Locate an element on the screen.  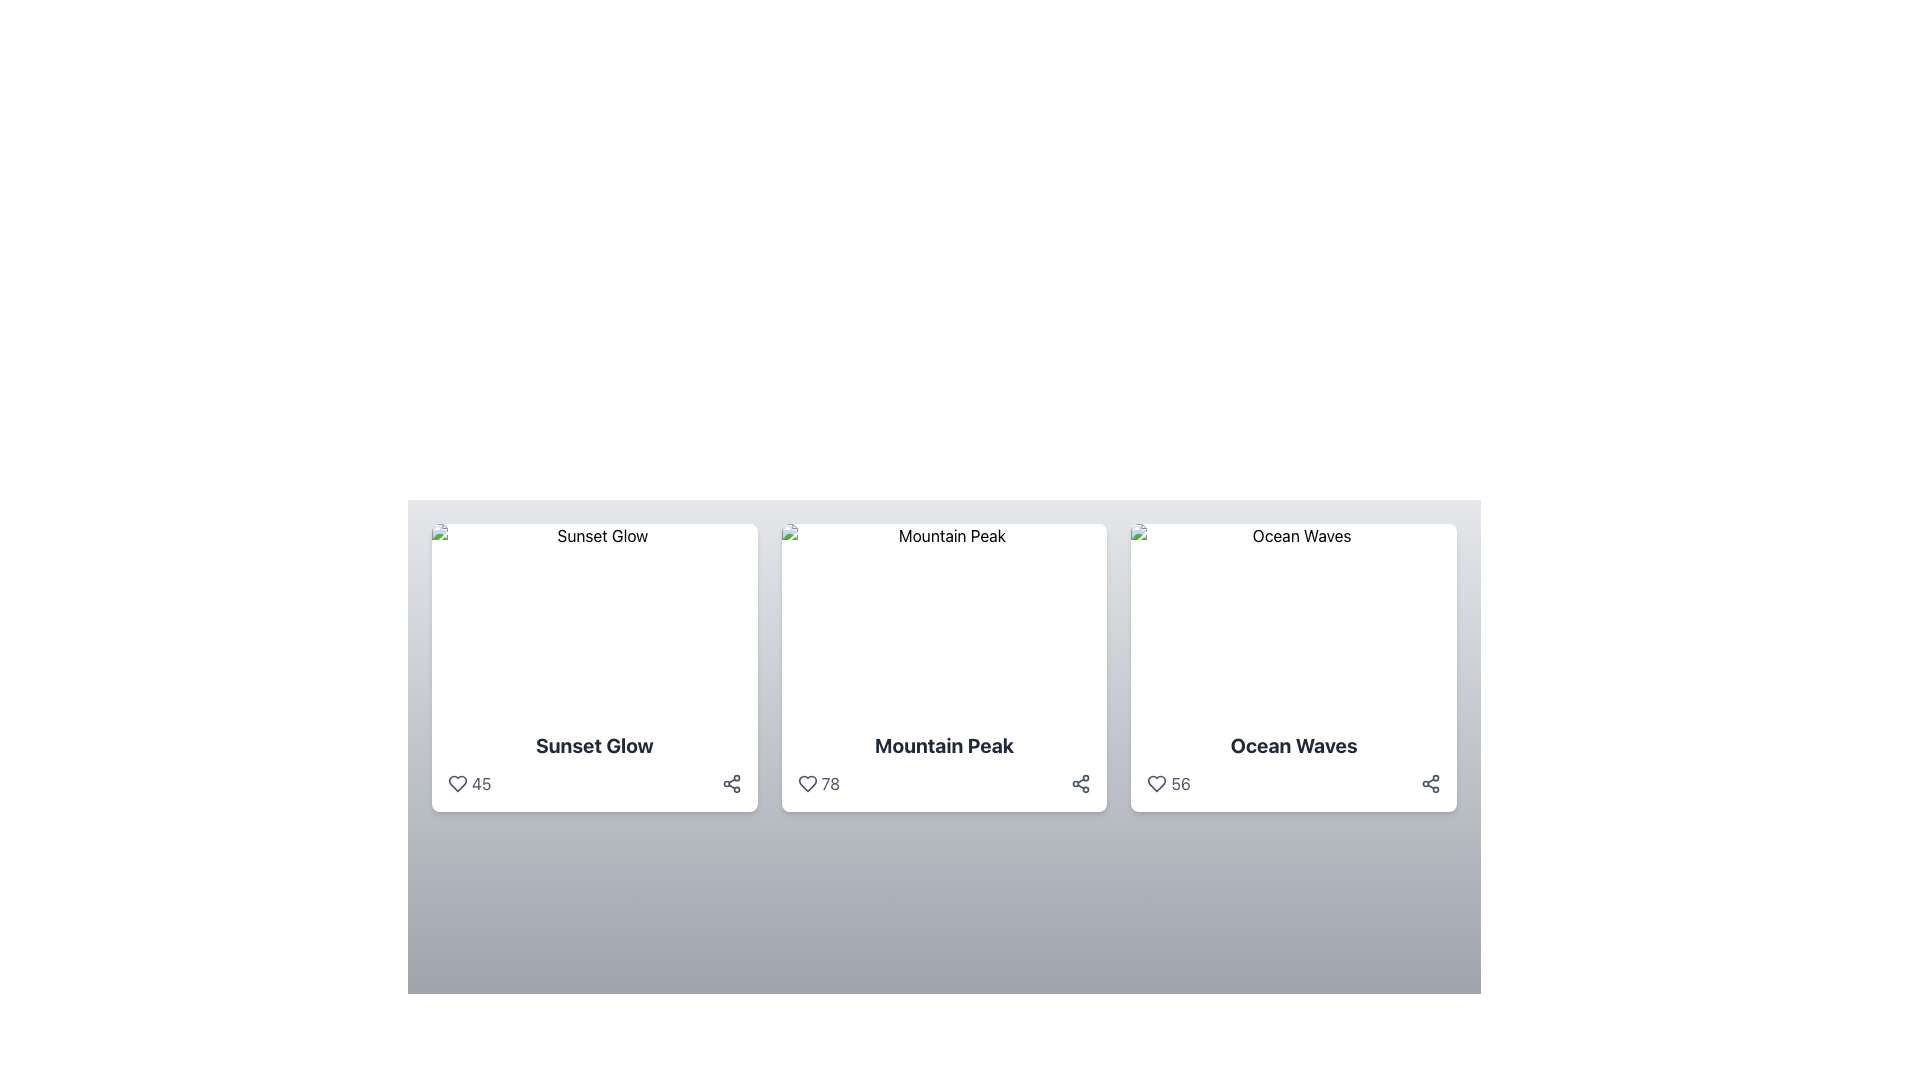
the heart-shaped button representing a favorite action located at the bottom-left corner of the 'Ocean Waves' card is located at coordinates (1157, 782).